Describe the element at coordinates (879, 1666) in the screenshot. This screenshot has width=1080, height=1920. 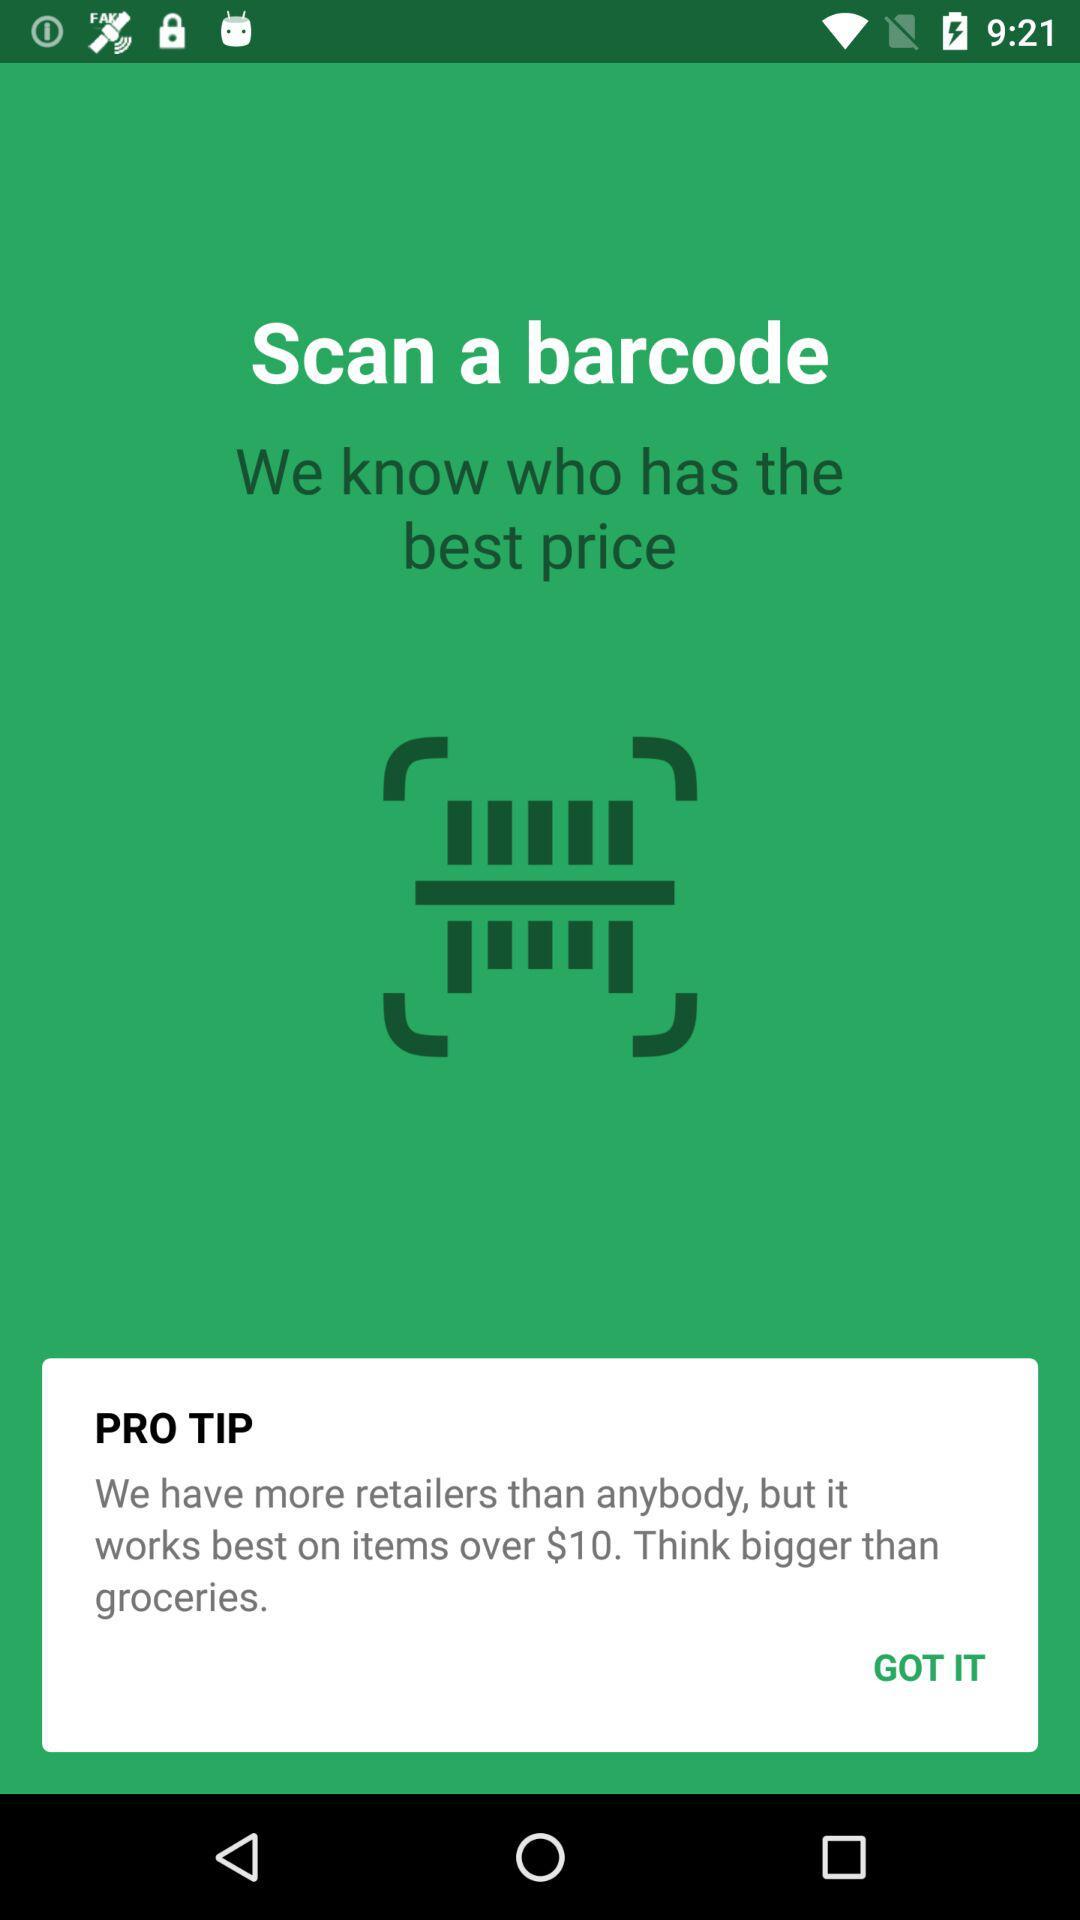
I see `icon at the bottom right corner` at that location.